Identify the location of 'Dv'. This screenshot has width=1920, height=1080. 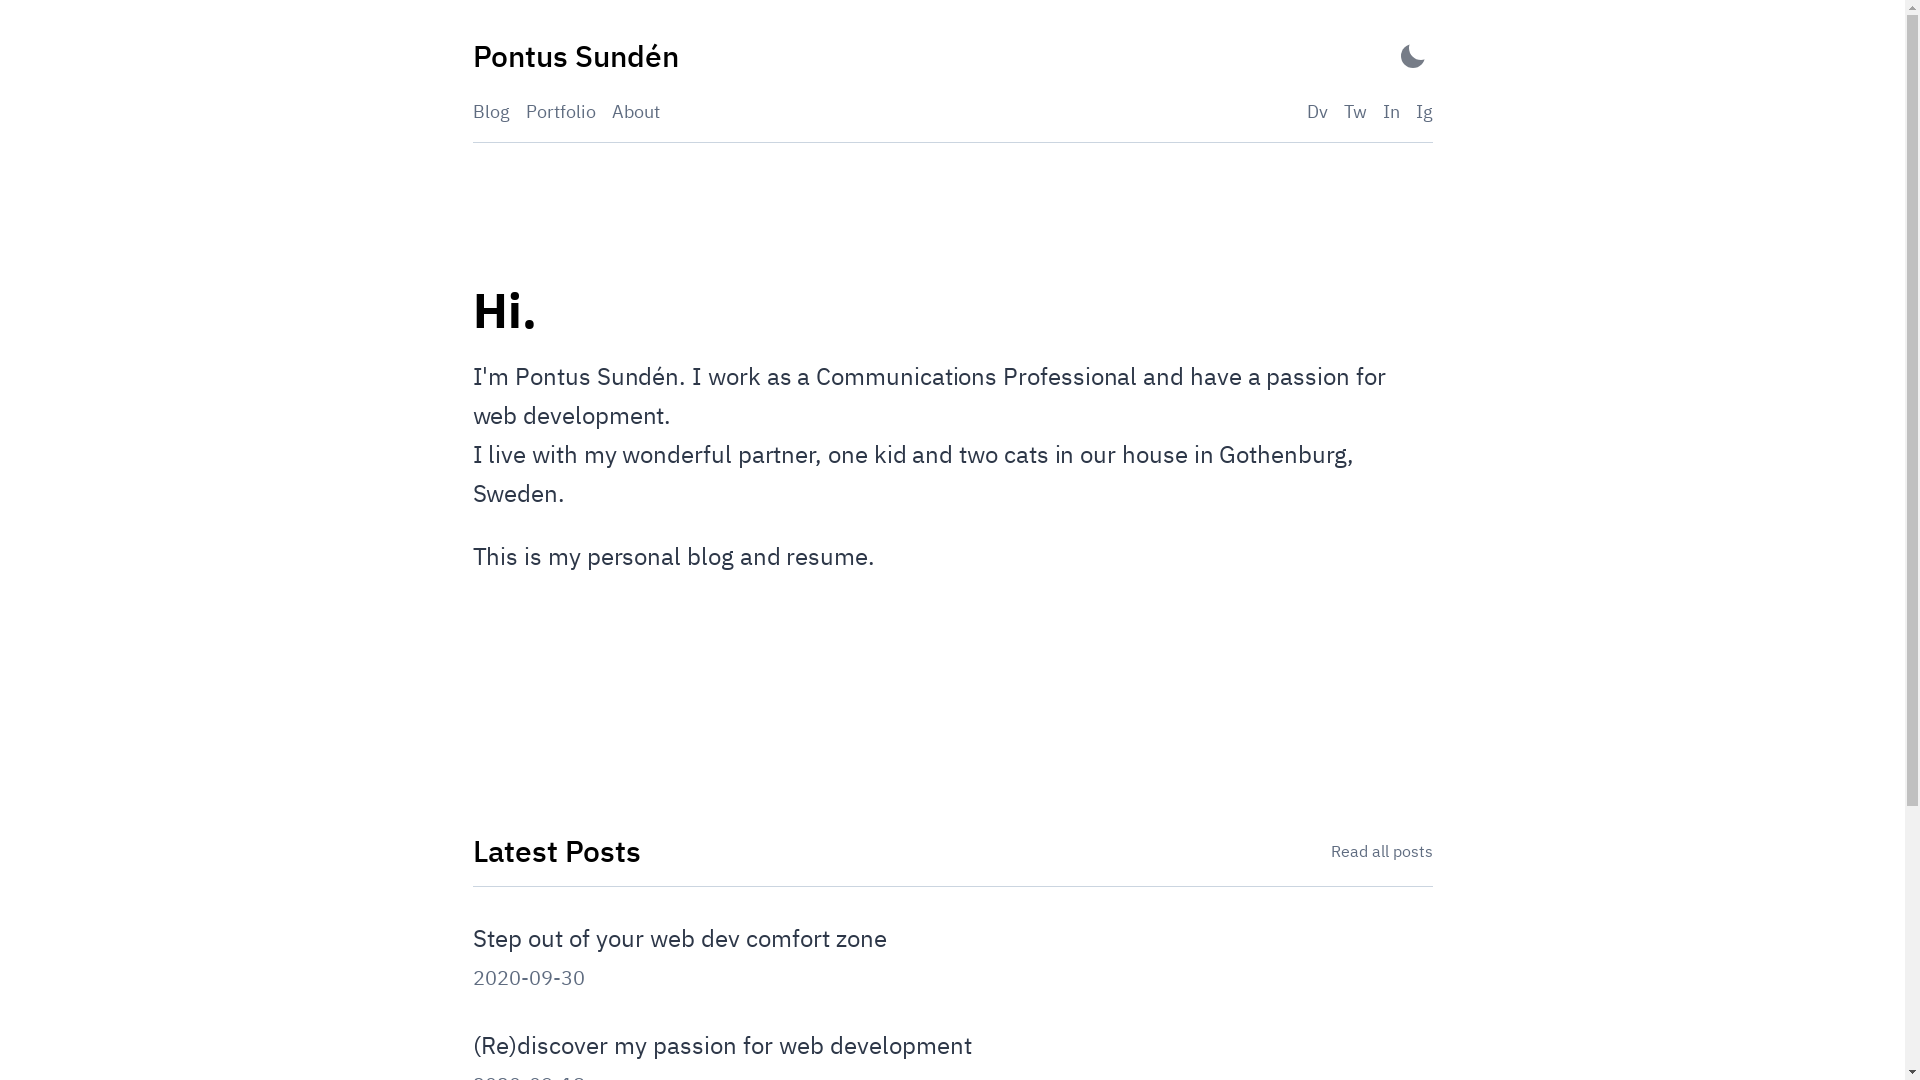
(1305, 111).